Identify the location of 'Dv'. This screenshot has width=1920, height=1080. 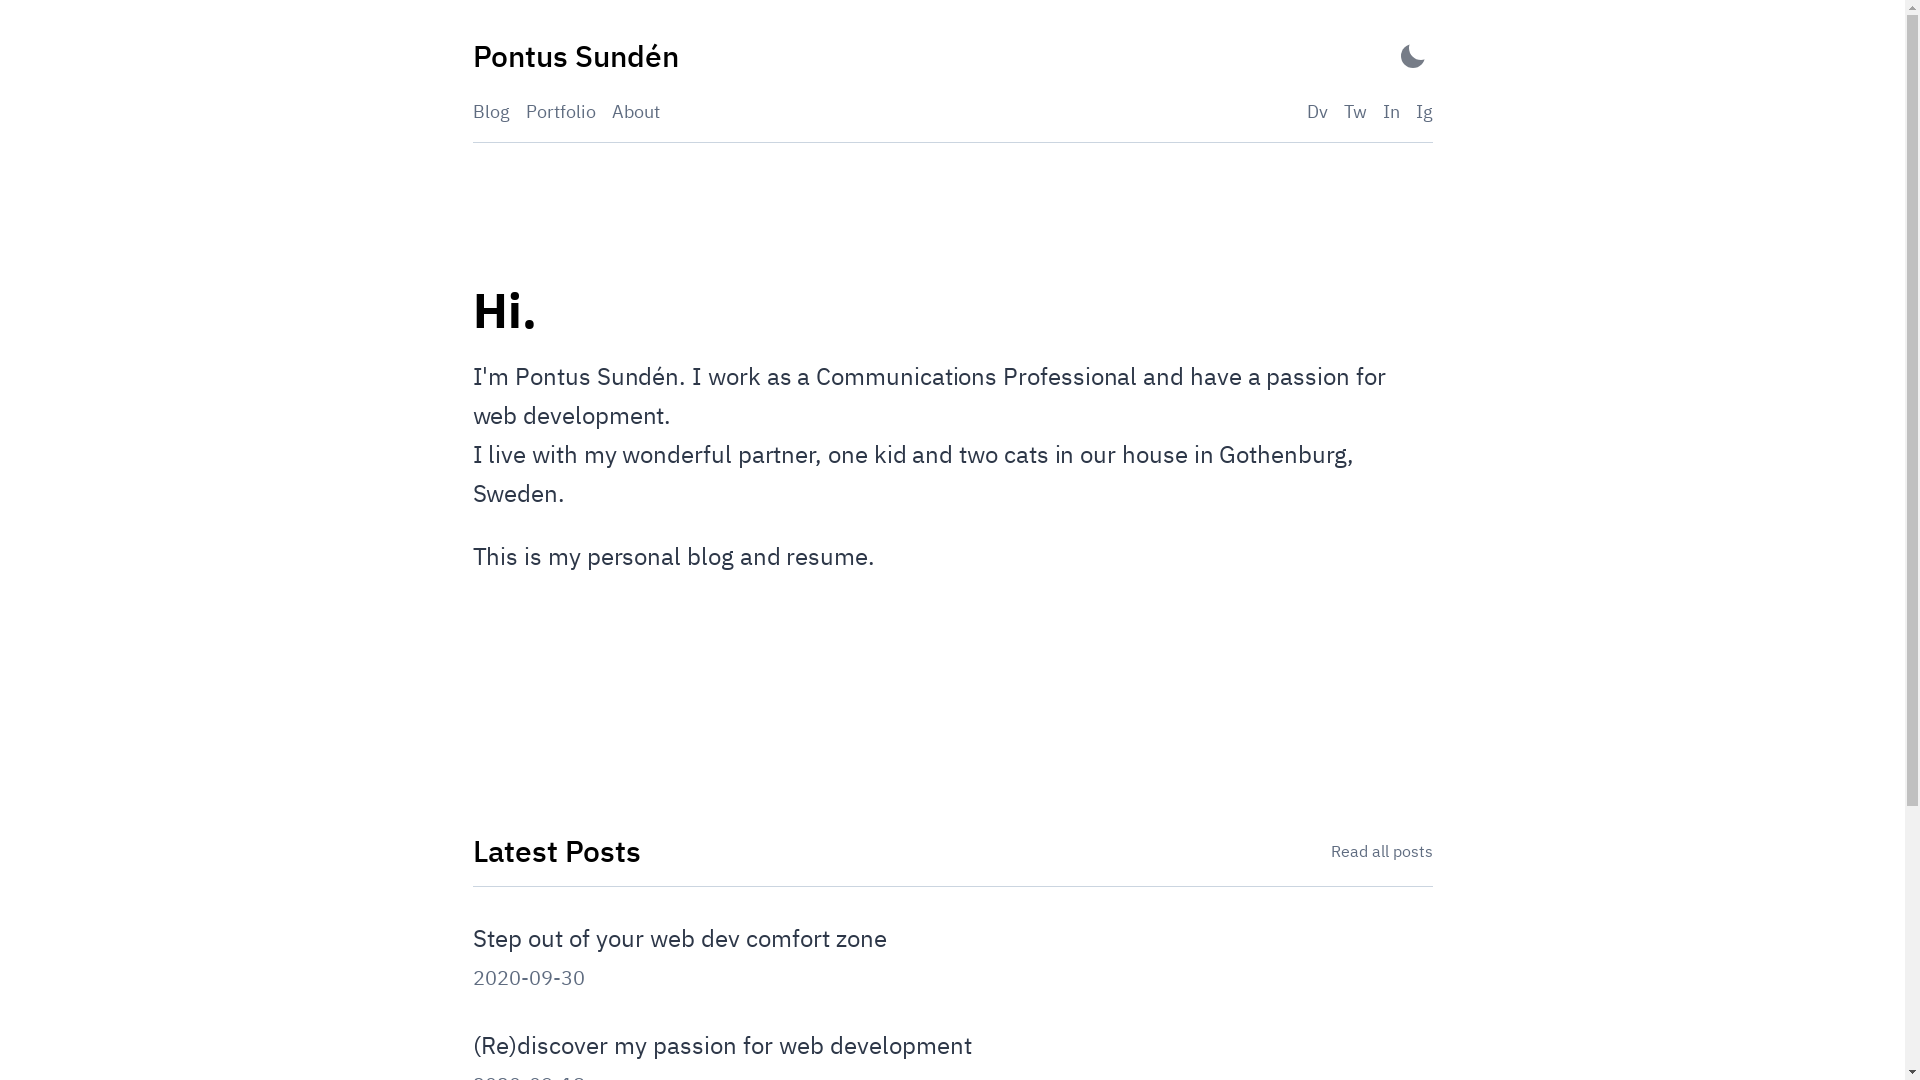
(1305, 111).